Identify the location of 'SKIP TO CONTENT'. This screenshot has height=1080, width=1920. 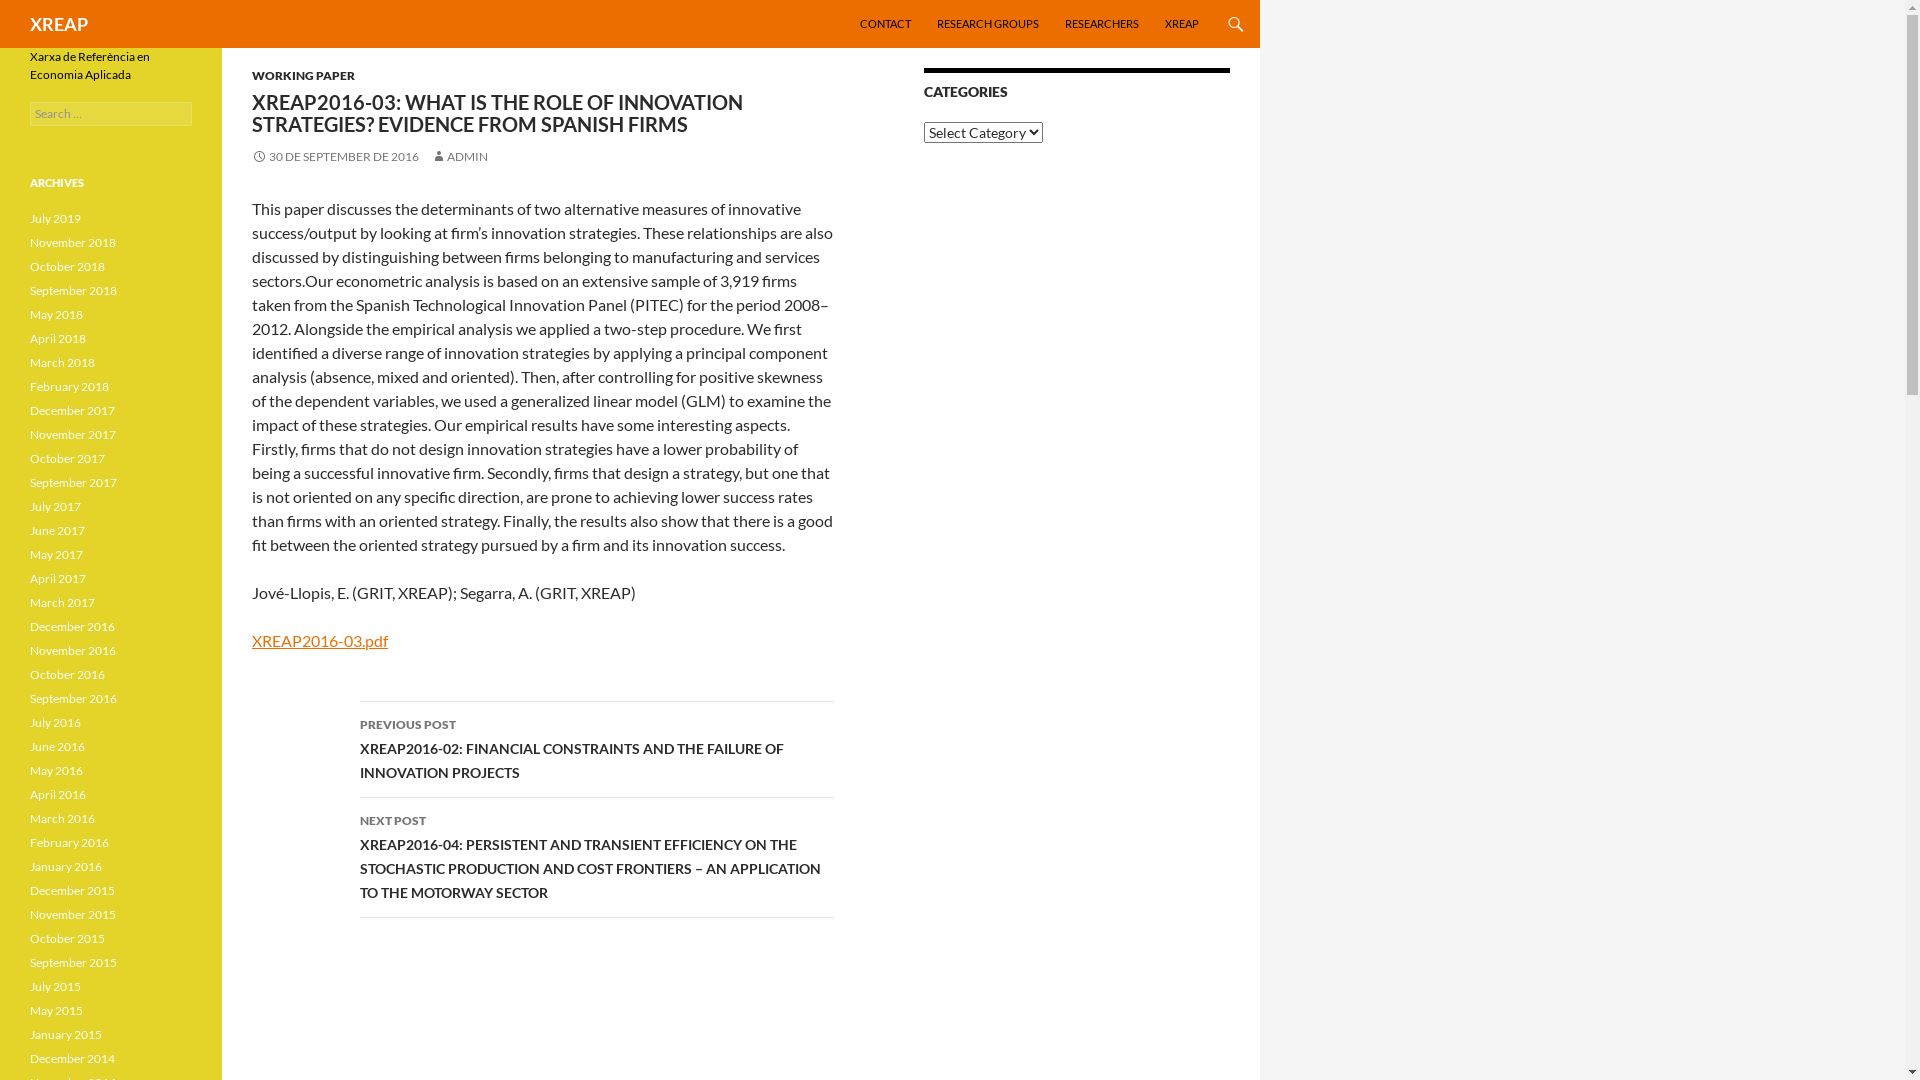
(860, 0).